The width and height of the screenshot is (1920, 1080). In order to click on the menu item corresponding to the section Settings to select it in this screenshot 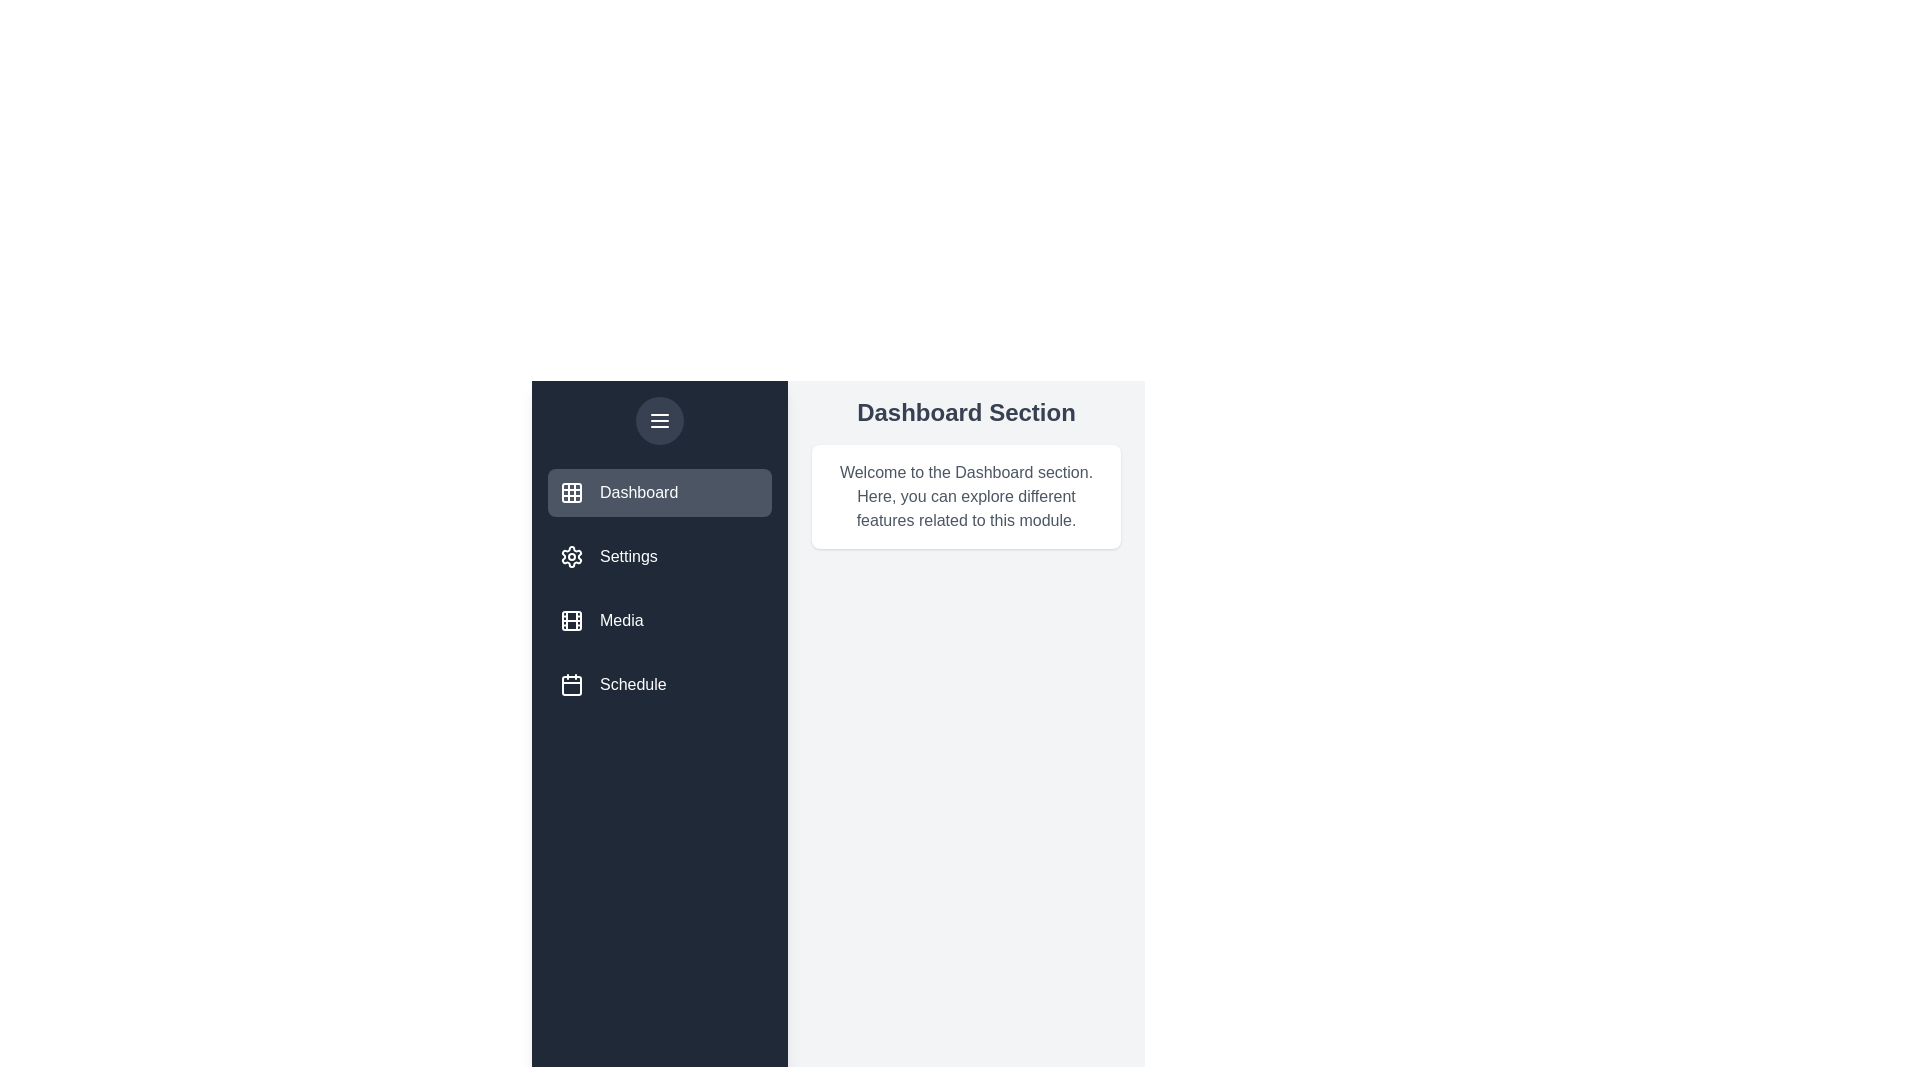, I will do `click(660, 556)`.